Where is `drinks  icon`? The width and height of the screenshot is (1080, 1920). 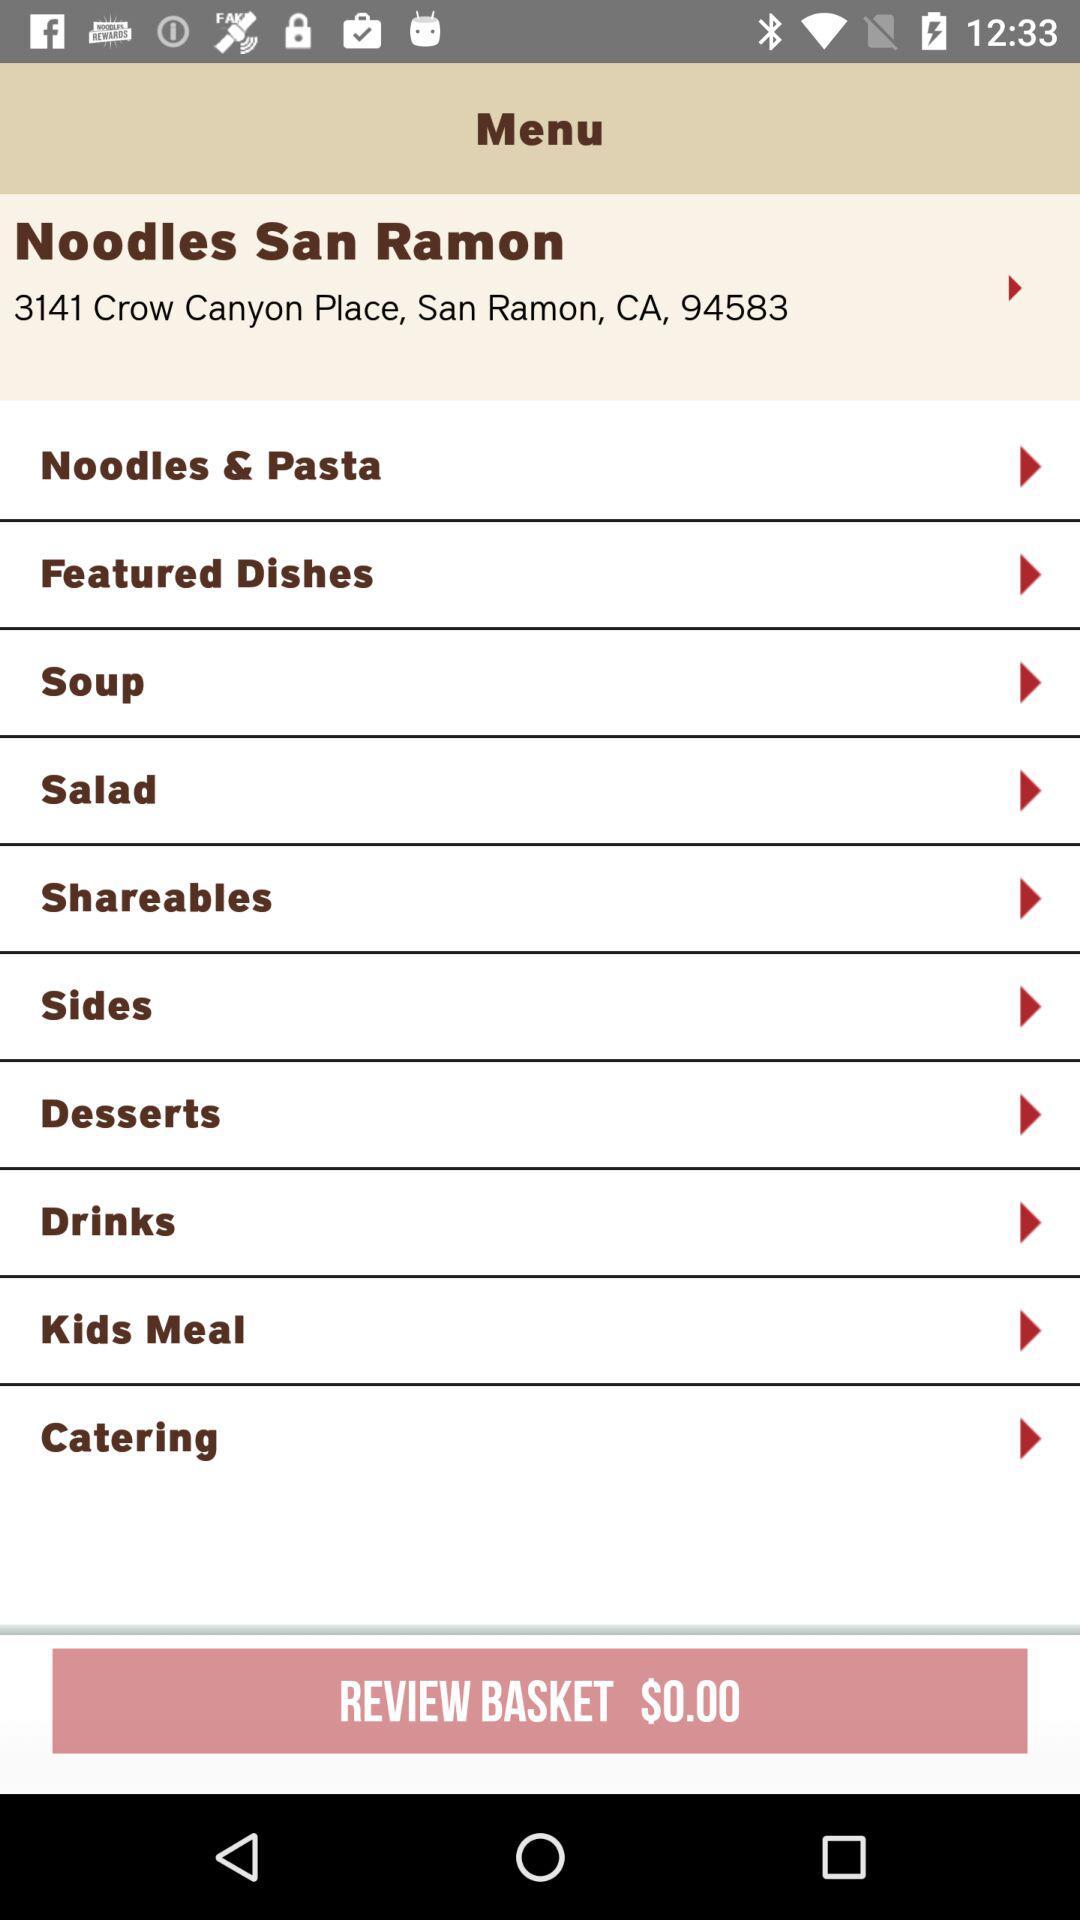
drinks  icon is located at coordinates (513, 1219).